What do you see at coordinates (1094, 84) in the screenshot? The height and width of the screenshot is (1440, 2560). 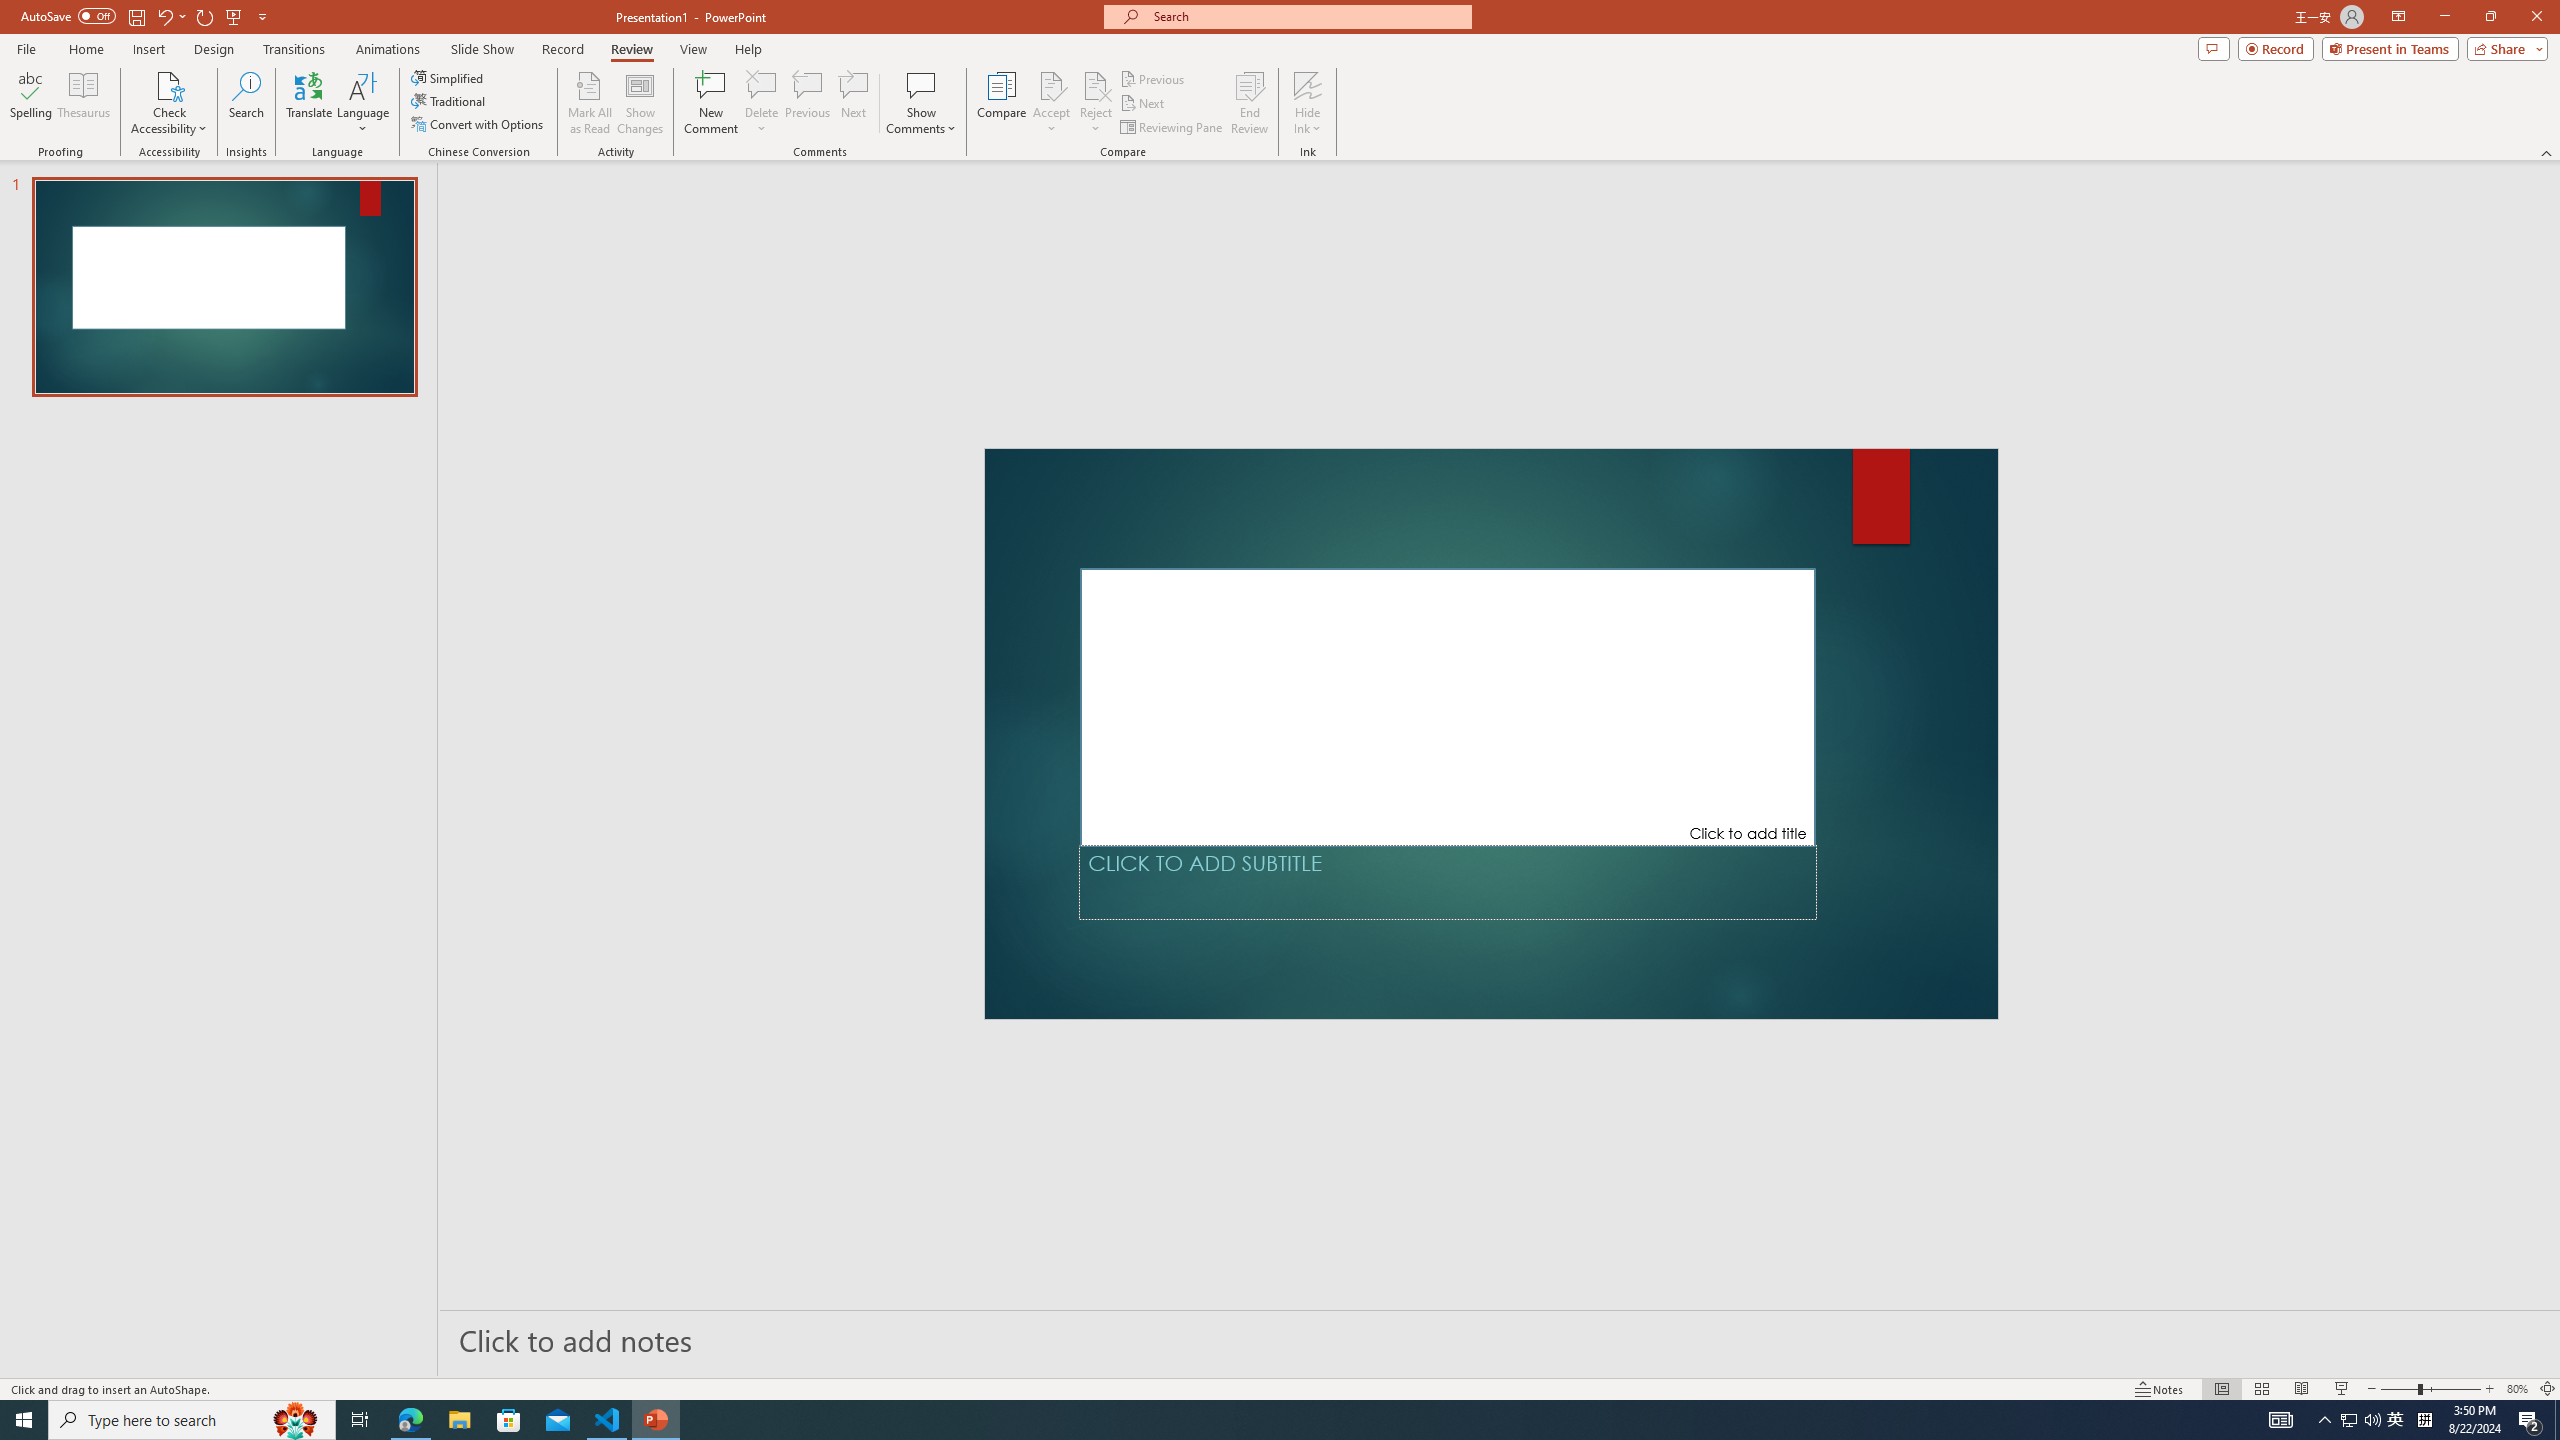 I see `'Reject Change'` at bounding box center [1094, 84].